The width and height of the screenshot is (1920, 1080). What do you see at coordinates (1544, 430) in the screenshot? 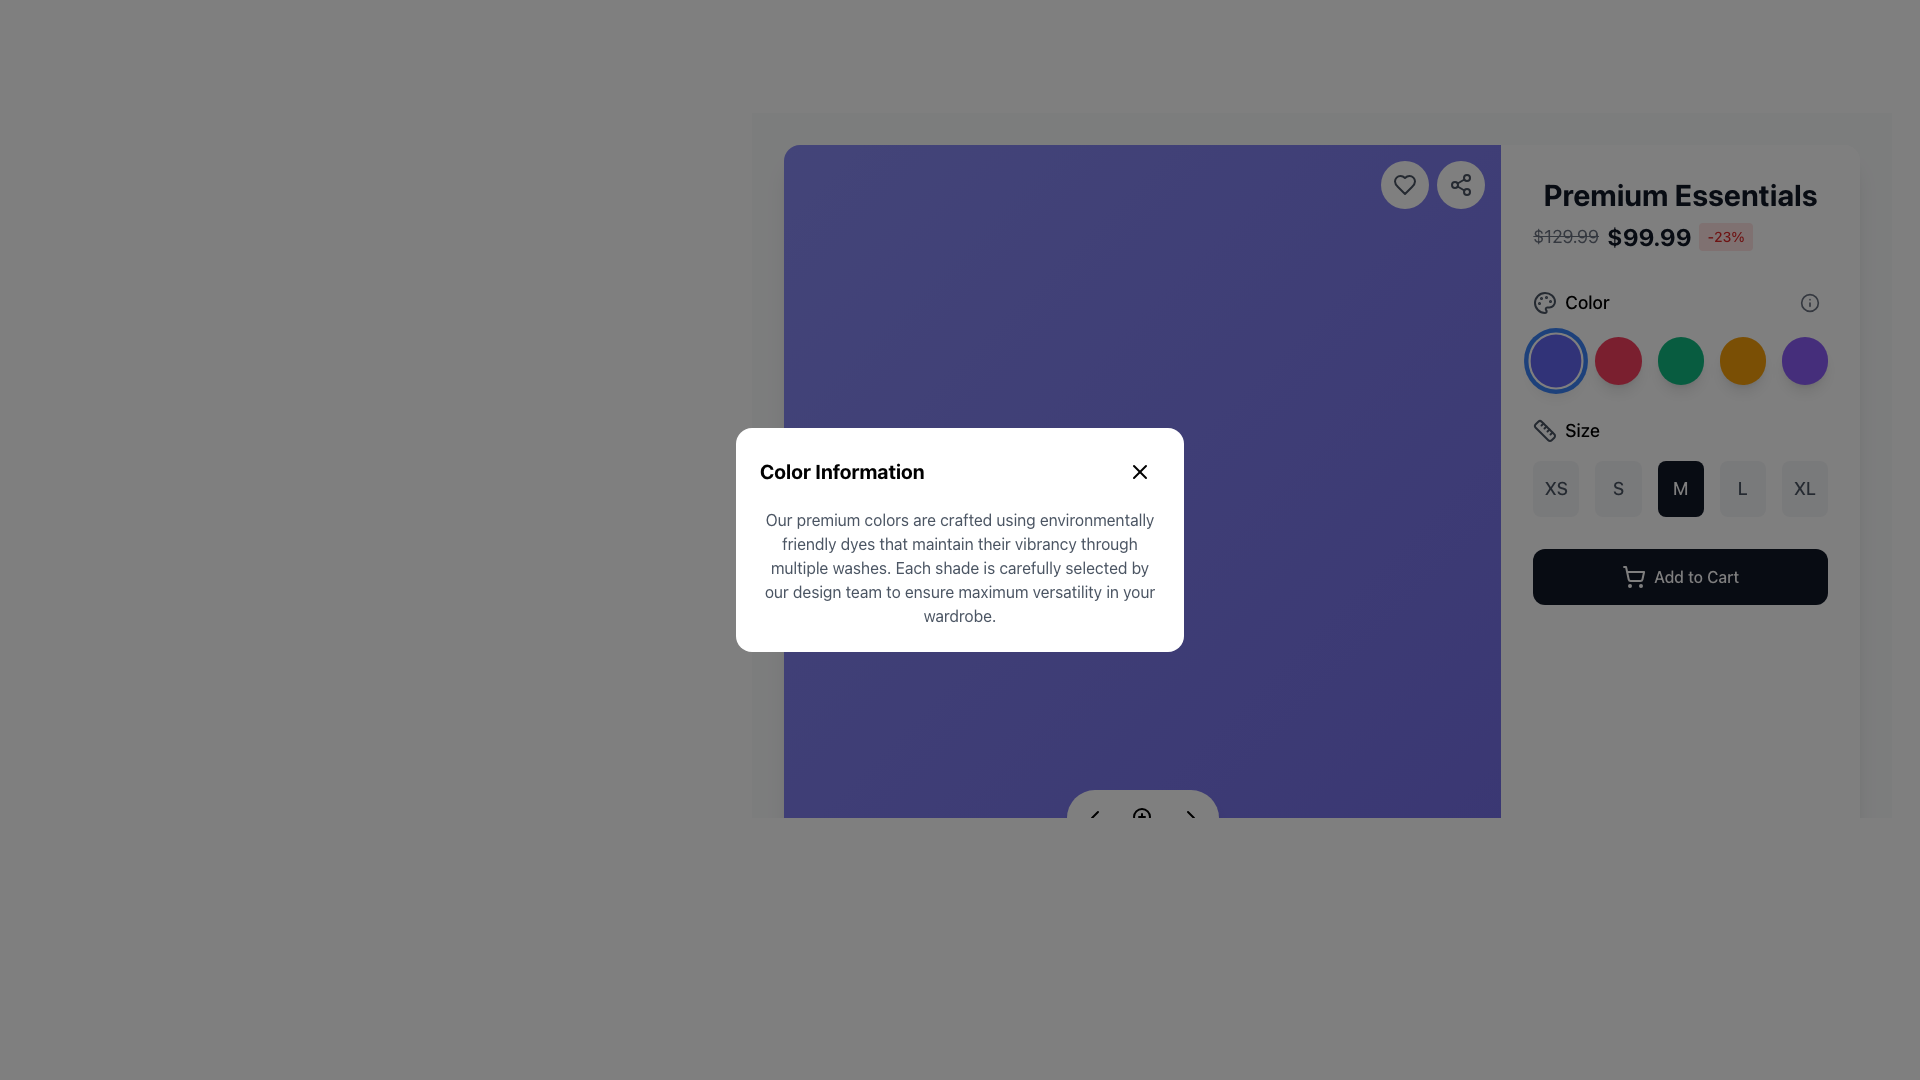
I see `the ruler icon located in the 'Size' section, positioned to the left of the text 'Size.'` at bounding box center [1544, 430].